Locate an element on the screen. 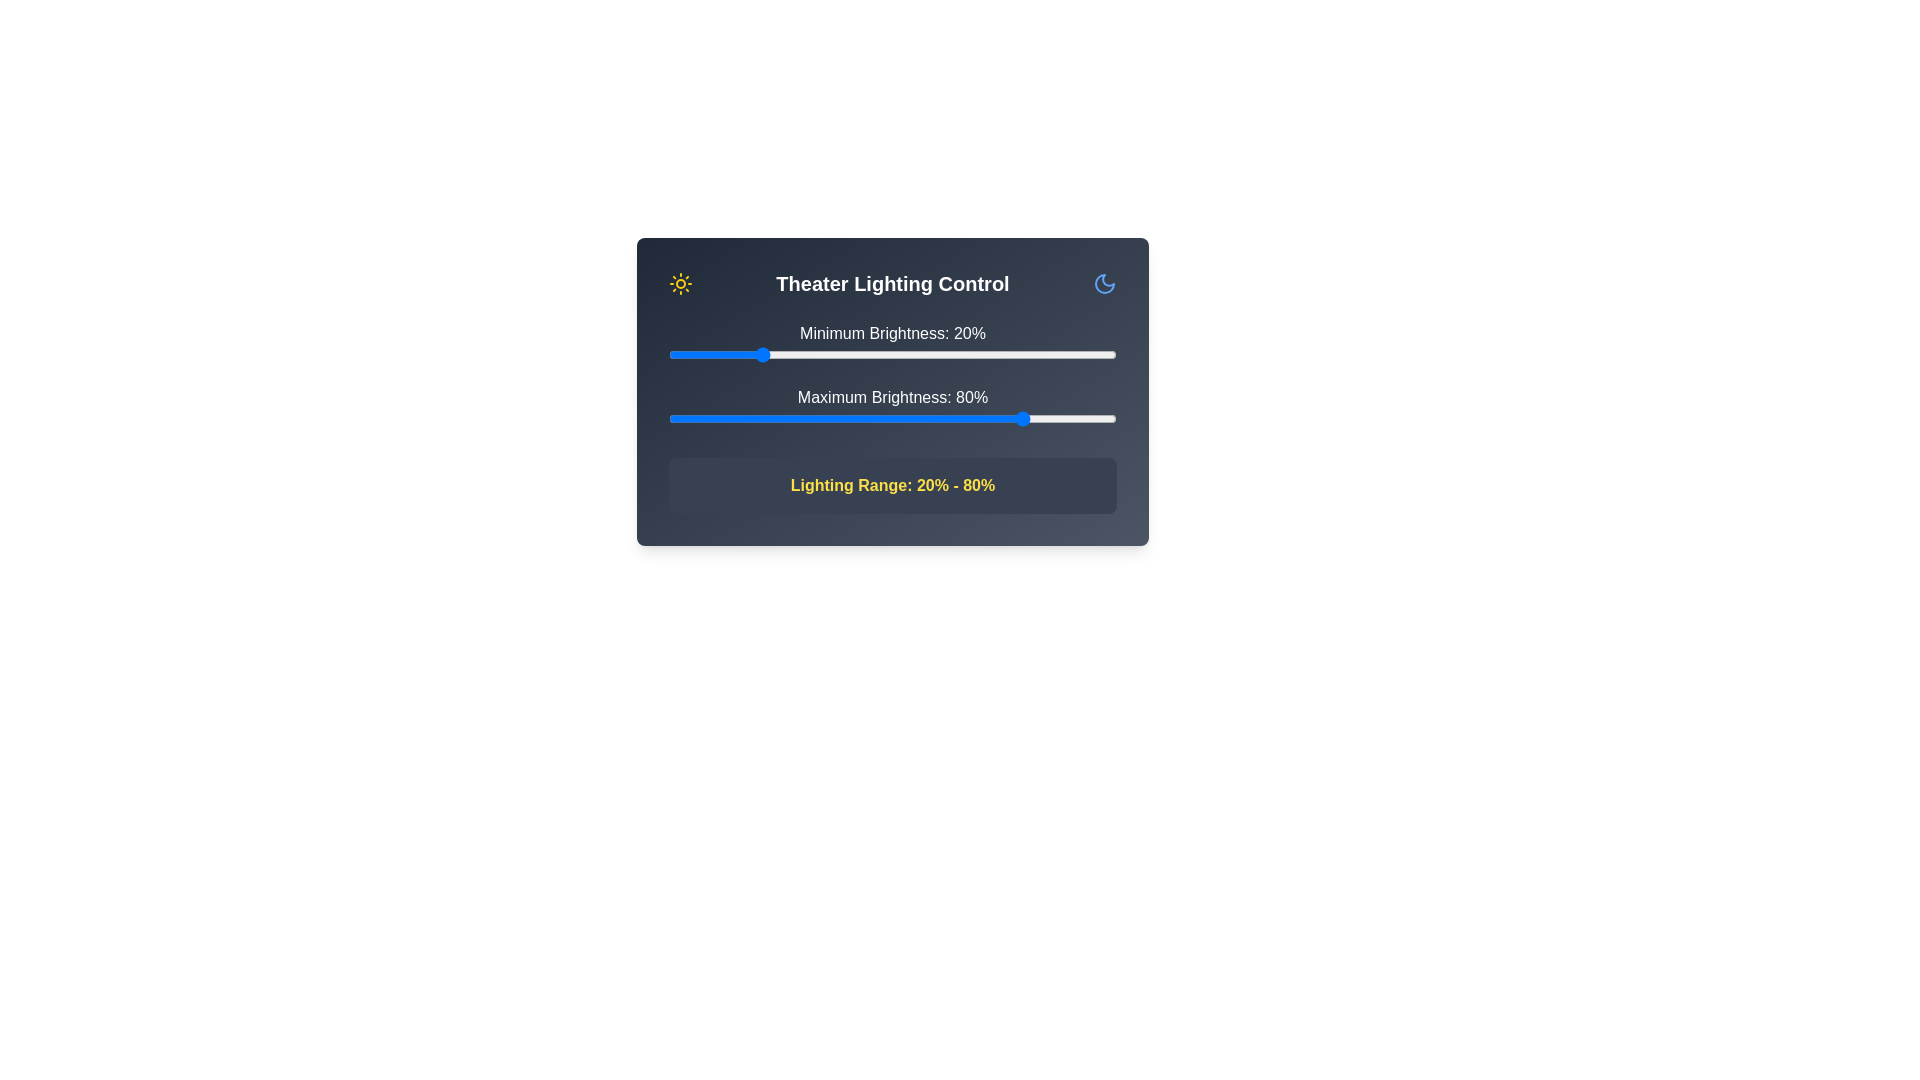  the minimum brightness to 18% by interacting with the slider is located at coordinates (748, 353).